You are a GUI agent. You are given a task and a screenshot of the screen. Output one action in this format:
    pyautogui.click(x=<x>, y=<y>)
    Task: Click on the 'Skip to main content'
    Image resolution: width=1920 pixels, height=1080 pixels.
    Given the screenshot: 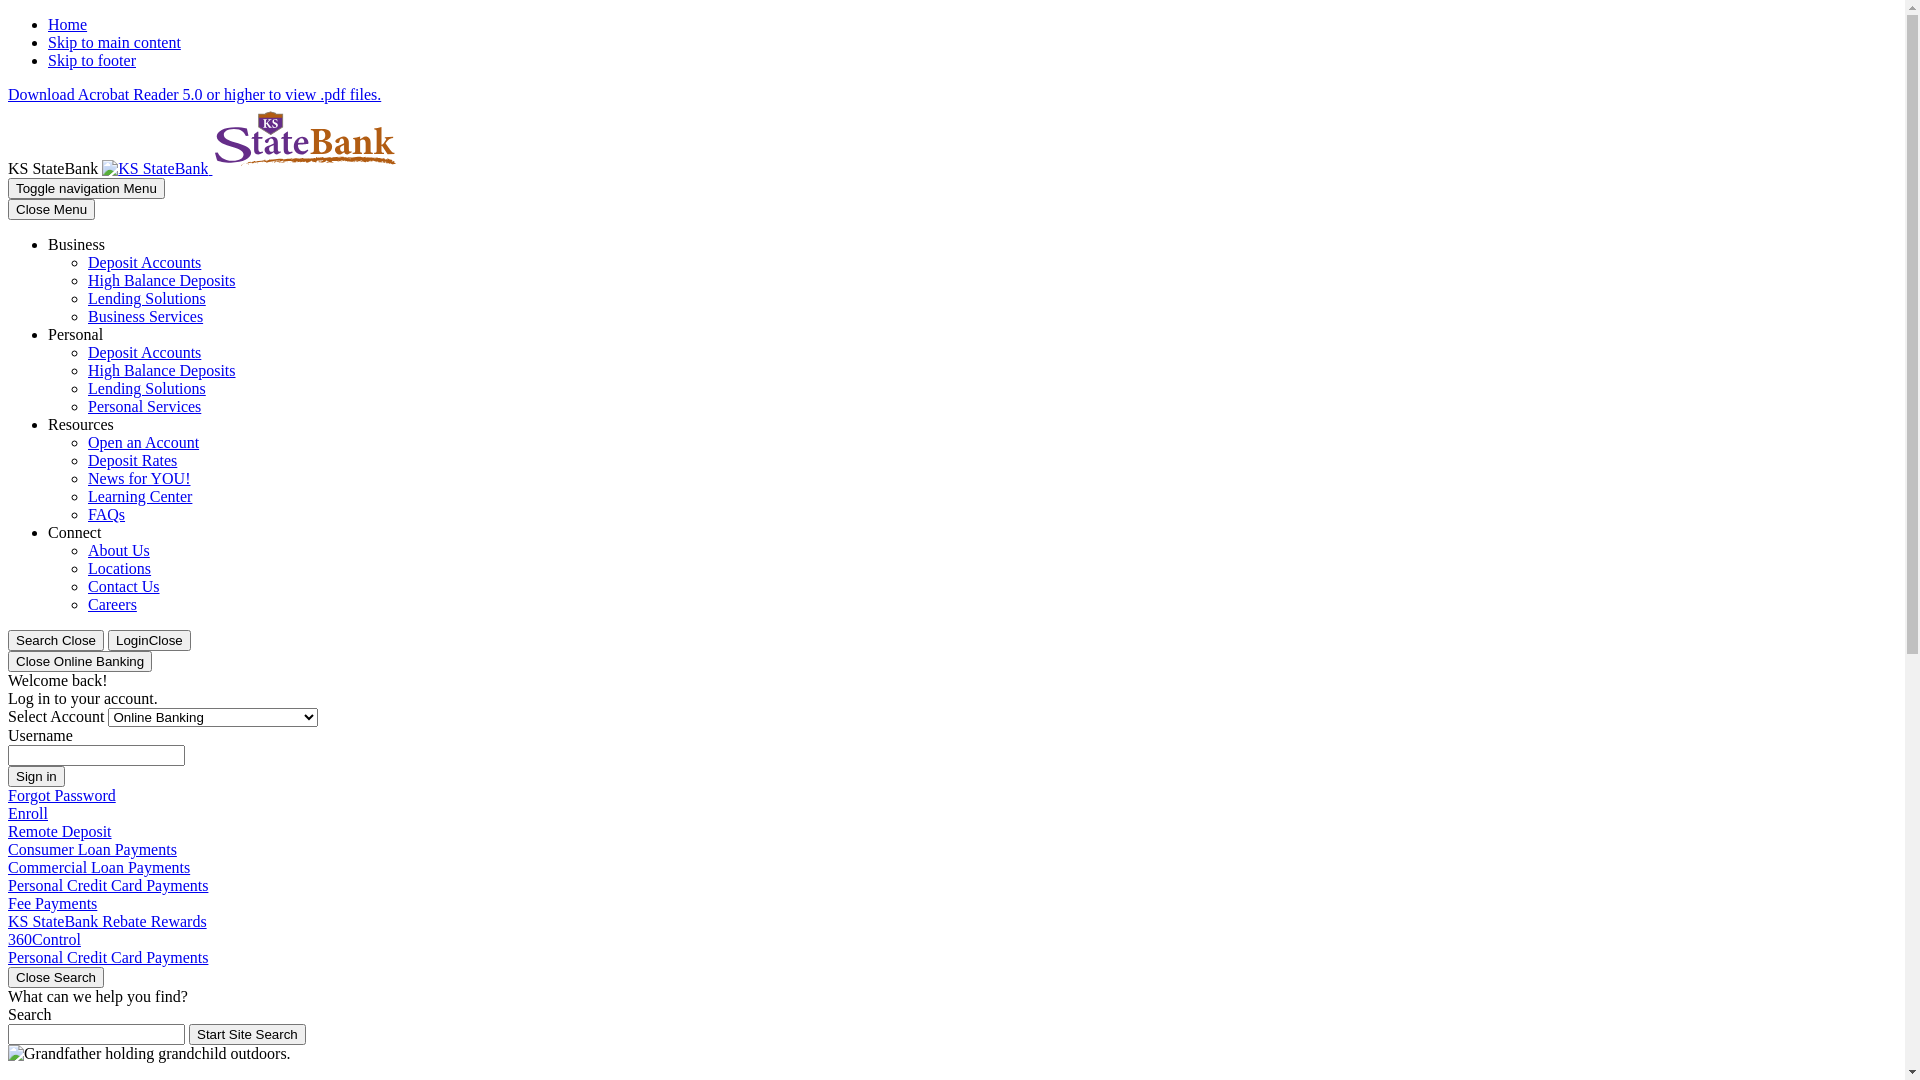 What is the action you would take?
    pyautogui.click(x=113, y=42)
    